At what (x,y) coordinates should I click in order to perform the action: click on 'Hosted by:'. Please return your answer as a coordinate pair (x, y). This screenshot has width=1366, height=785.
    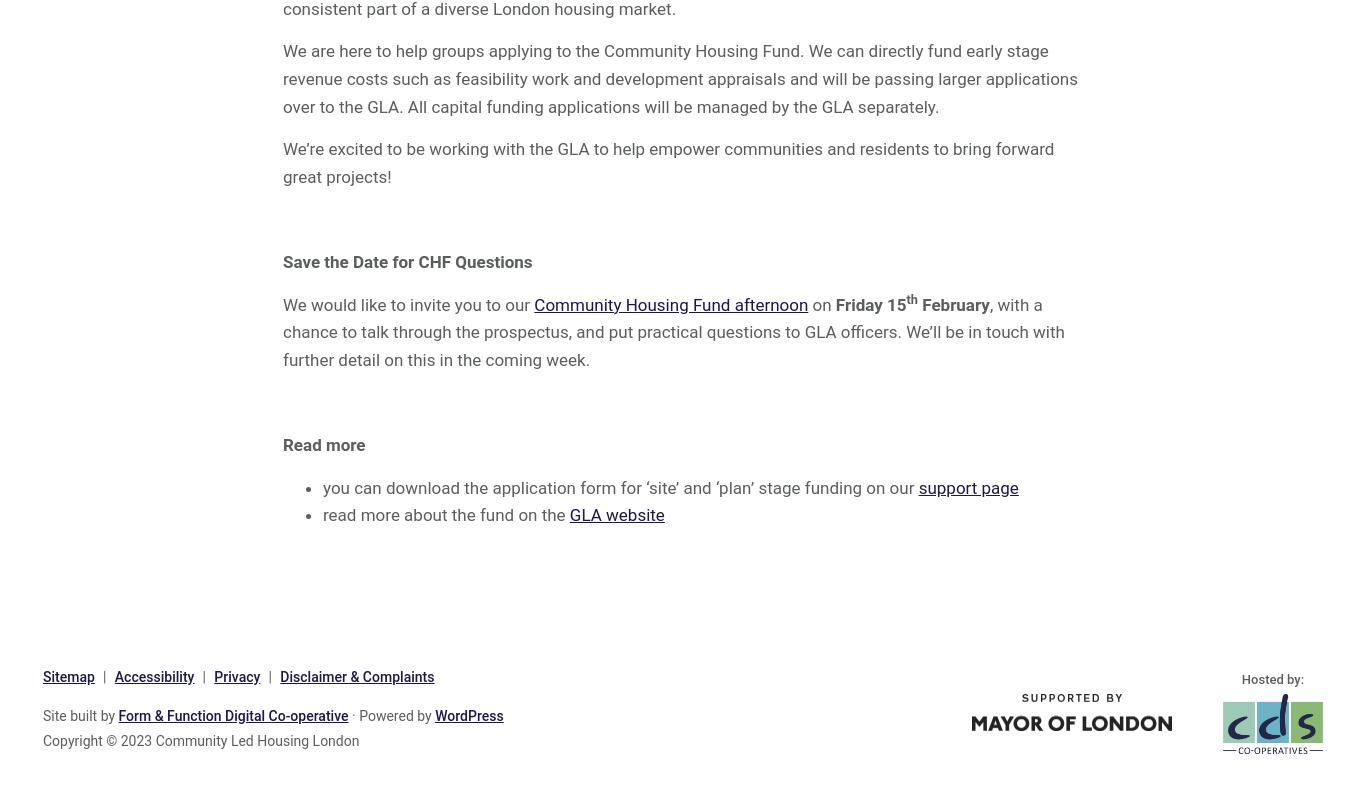
    Looking at the image, I should click on (1241, 678).